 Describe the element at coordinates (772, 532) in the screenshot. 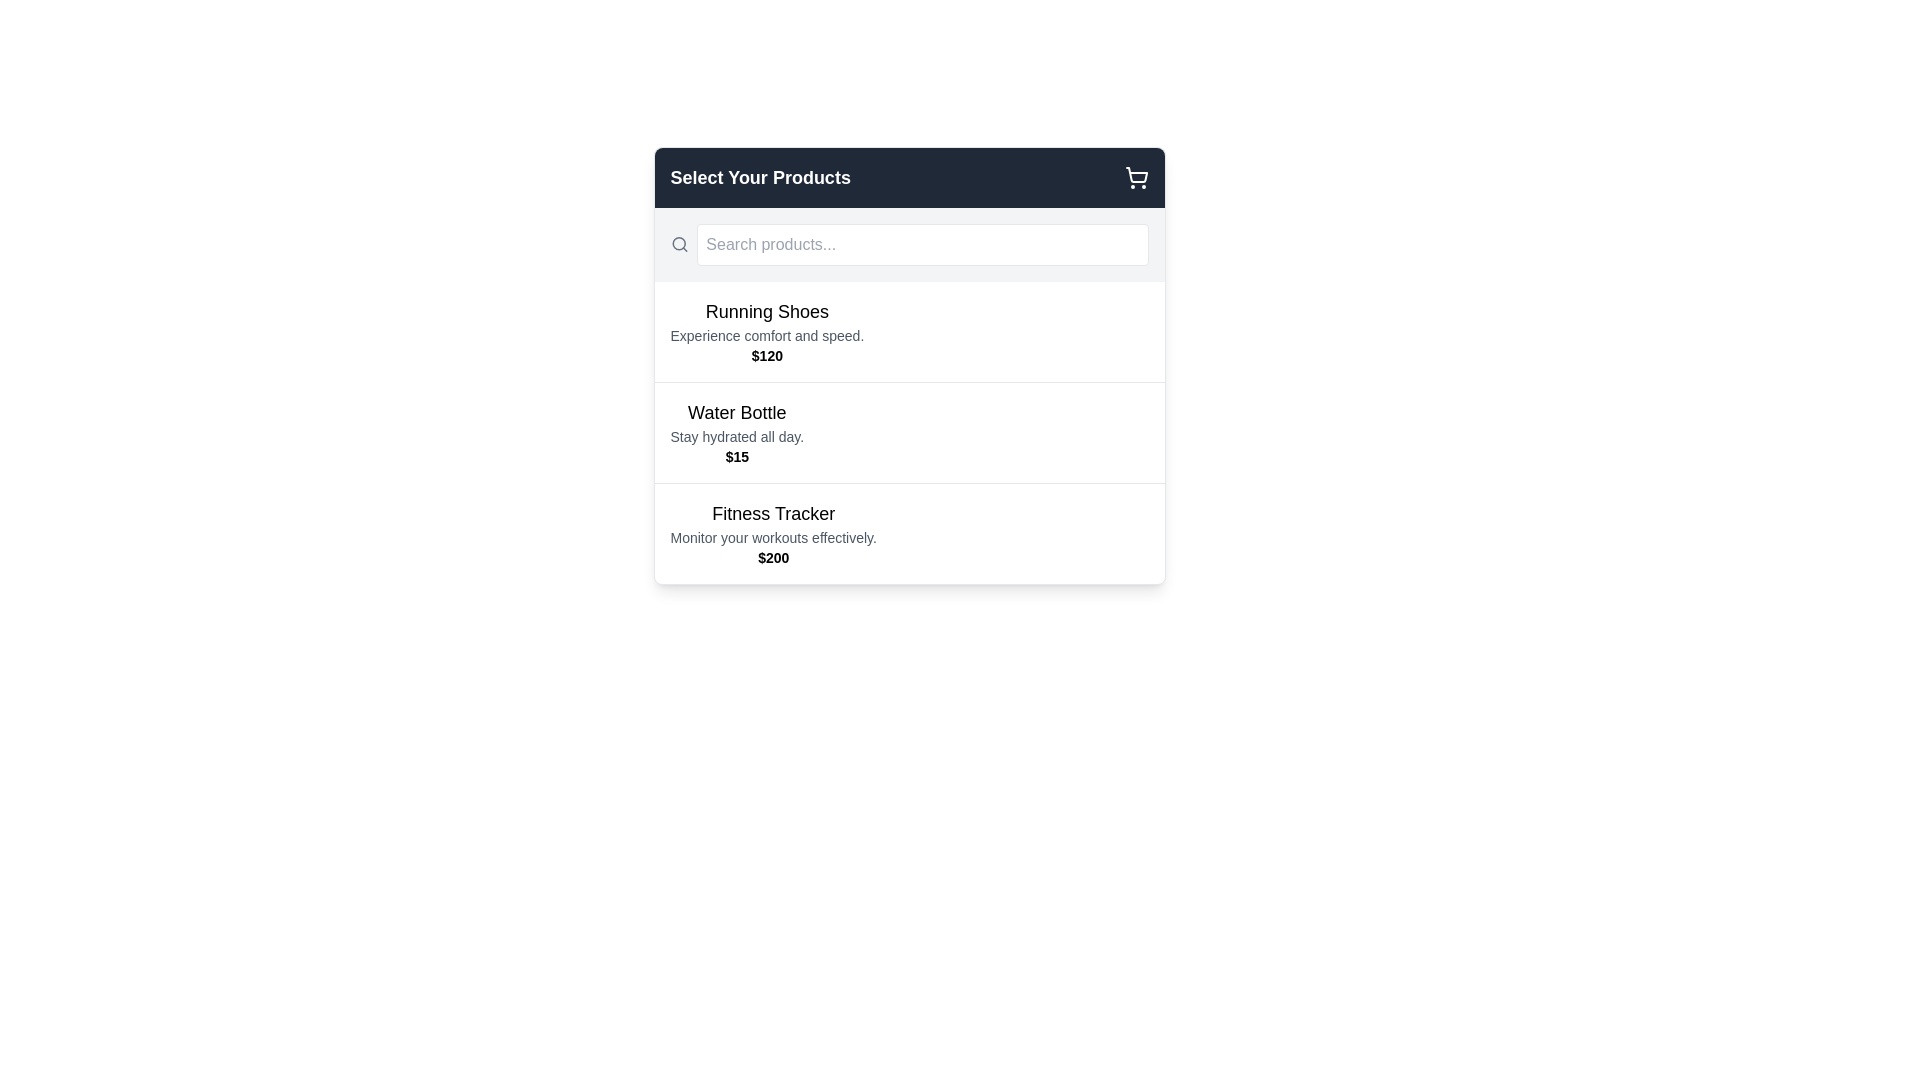

I see `the 'Fitness Tracker' informational component, which displays the product name, description, and price, located` at that location.